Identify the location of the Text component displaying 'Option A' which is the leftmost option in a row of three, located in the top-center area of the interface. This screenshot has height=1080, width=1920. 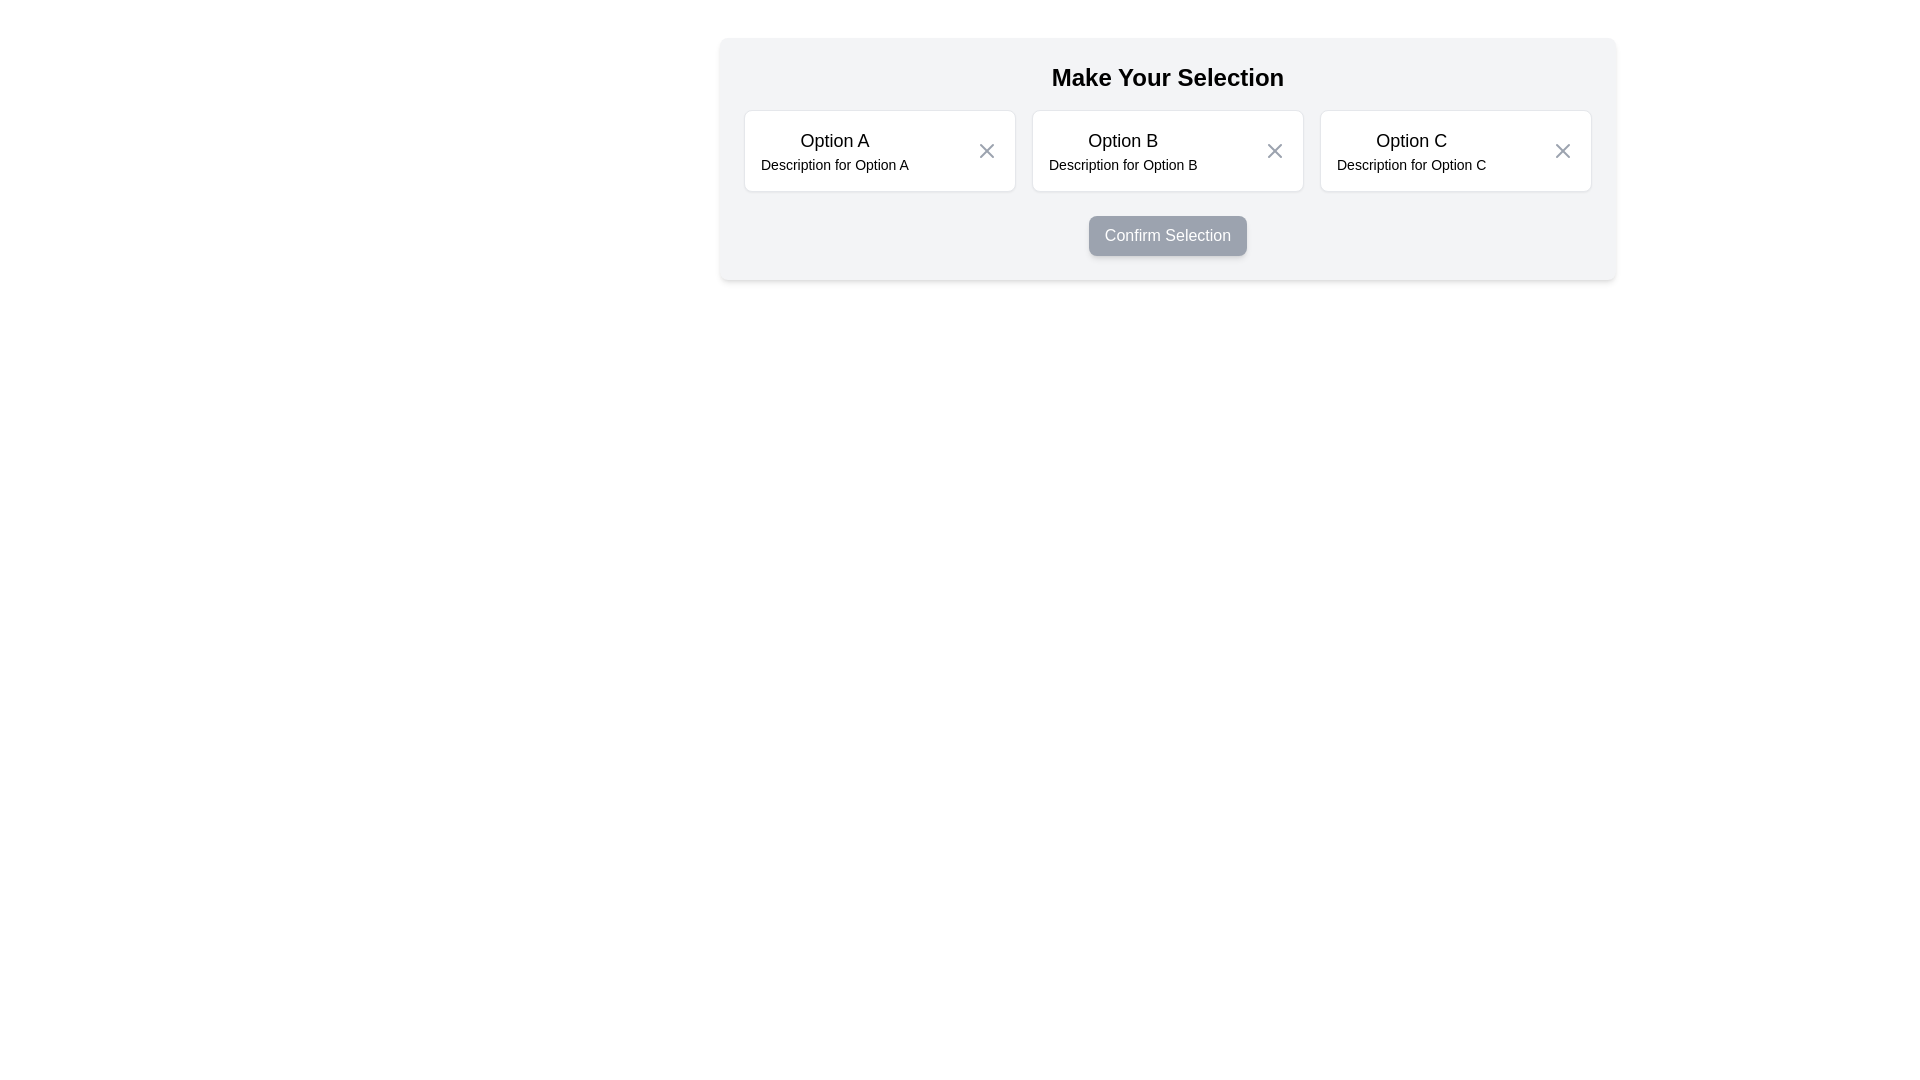
(835, 149).